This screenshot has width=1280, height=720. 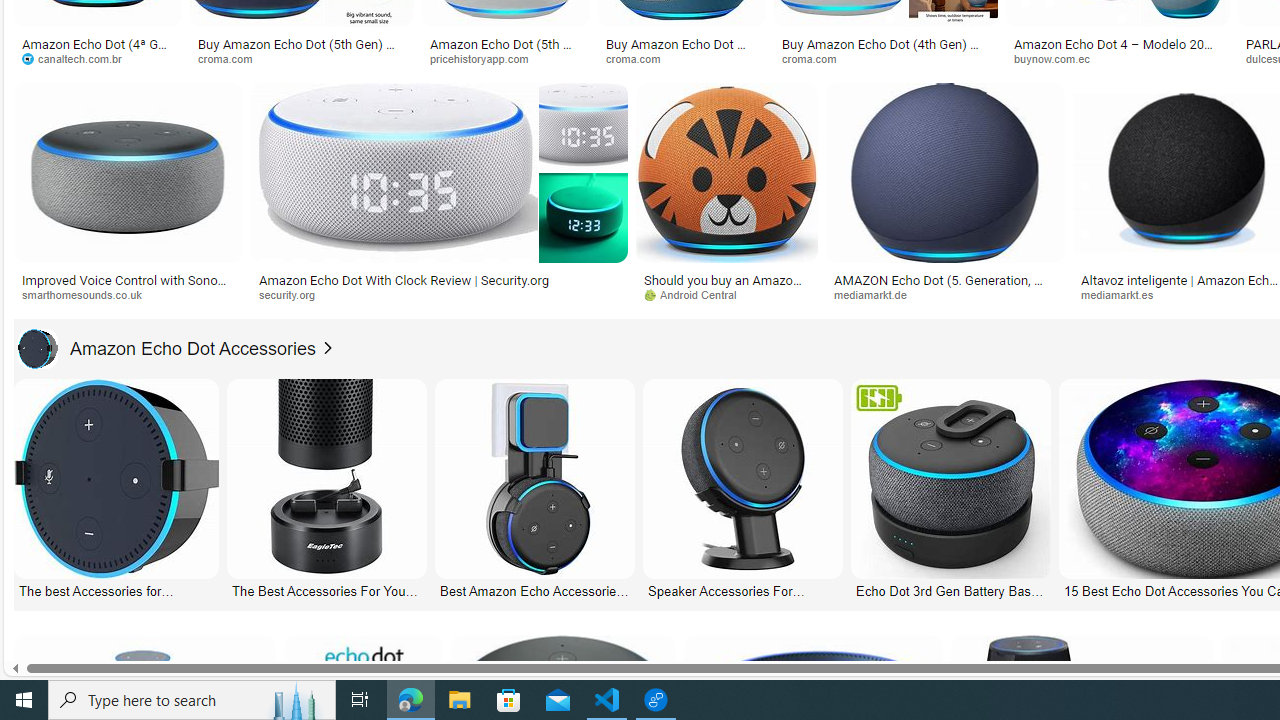 I want to click on 'Improved Voice Control with Sonos & Alexa Echo devices', so click(x=127, y=286).